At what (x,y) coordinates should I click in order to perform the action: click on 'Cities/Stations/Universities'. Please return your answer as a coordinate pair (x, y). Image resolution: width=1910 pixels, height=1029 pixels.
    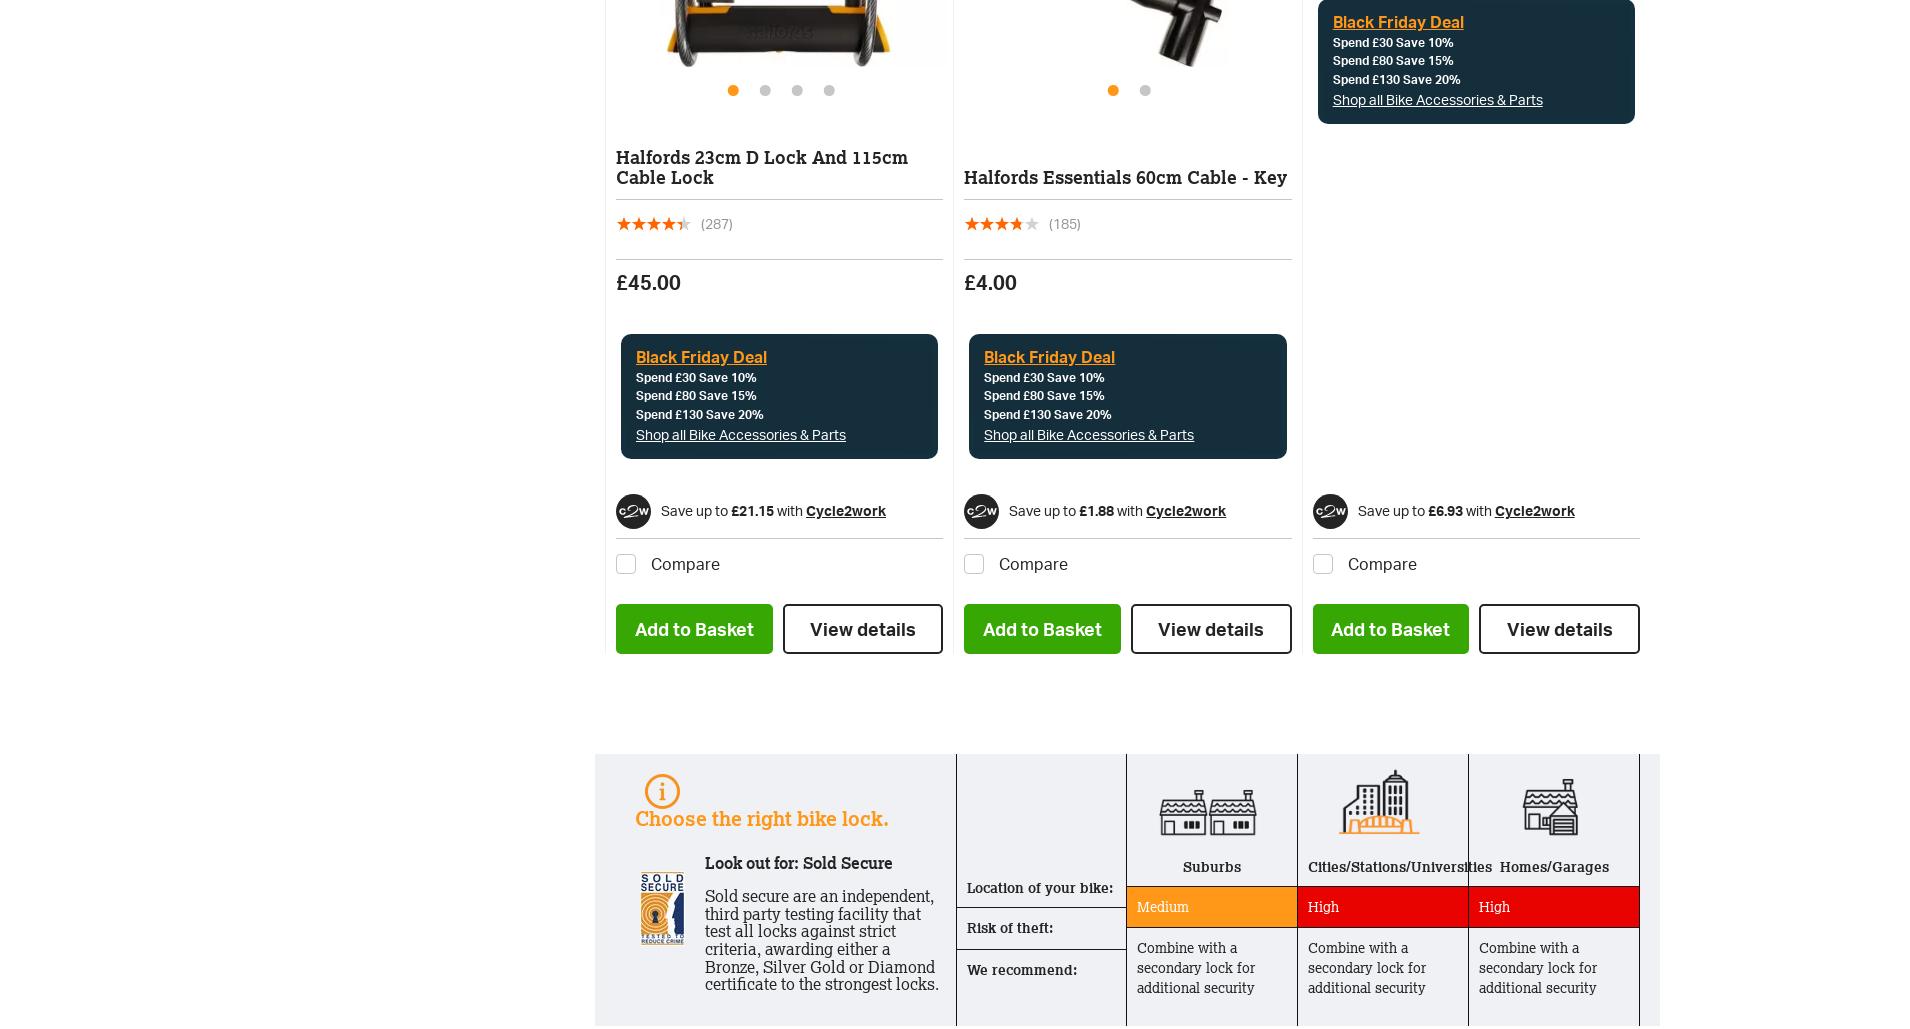
    Looking at the image, I should click on (1399, 866).